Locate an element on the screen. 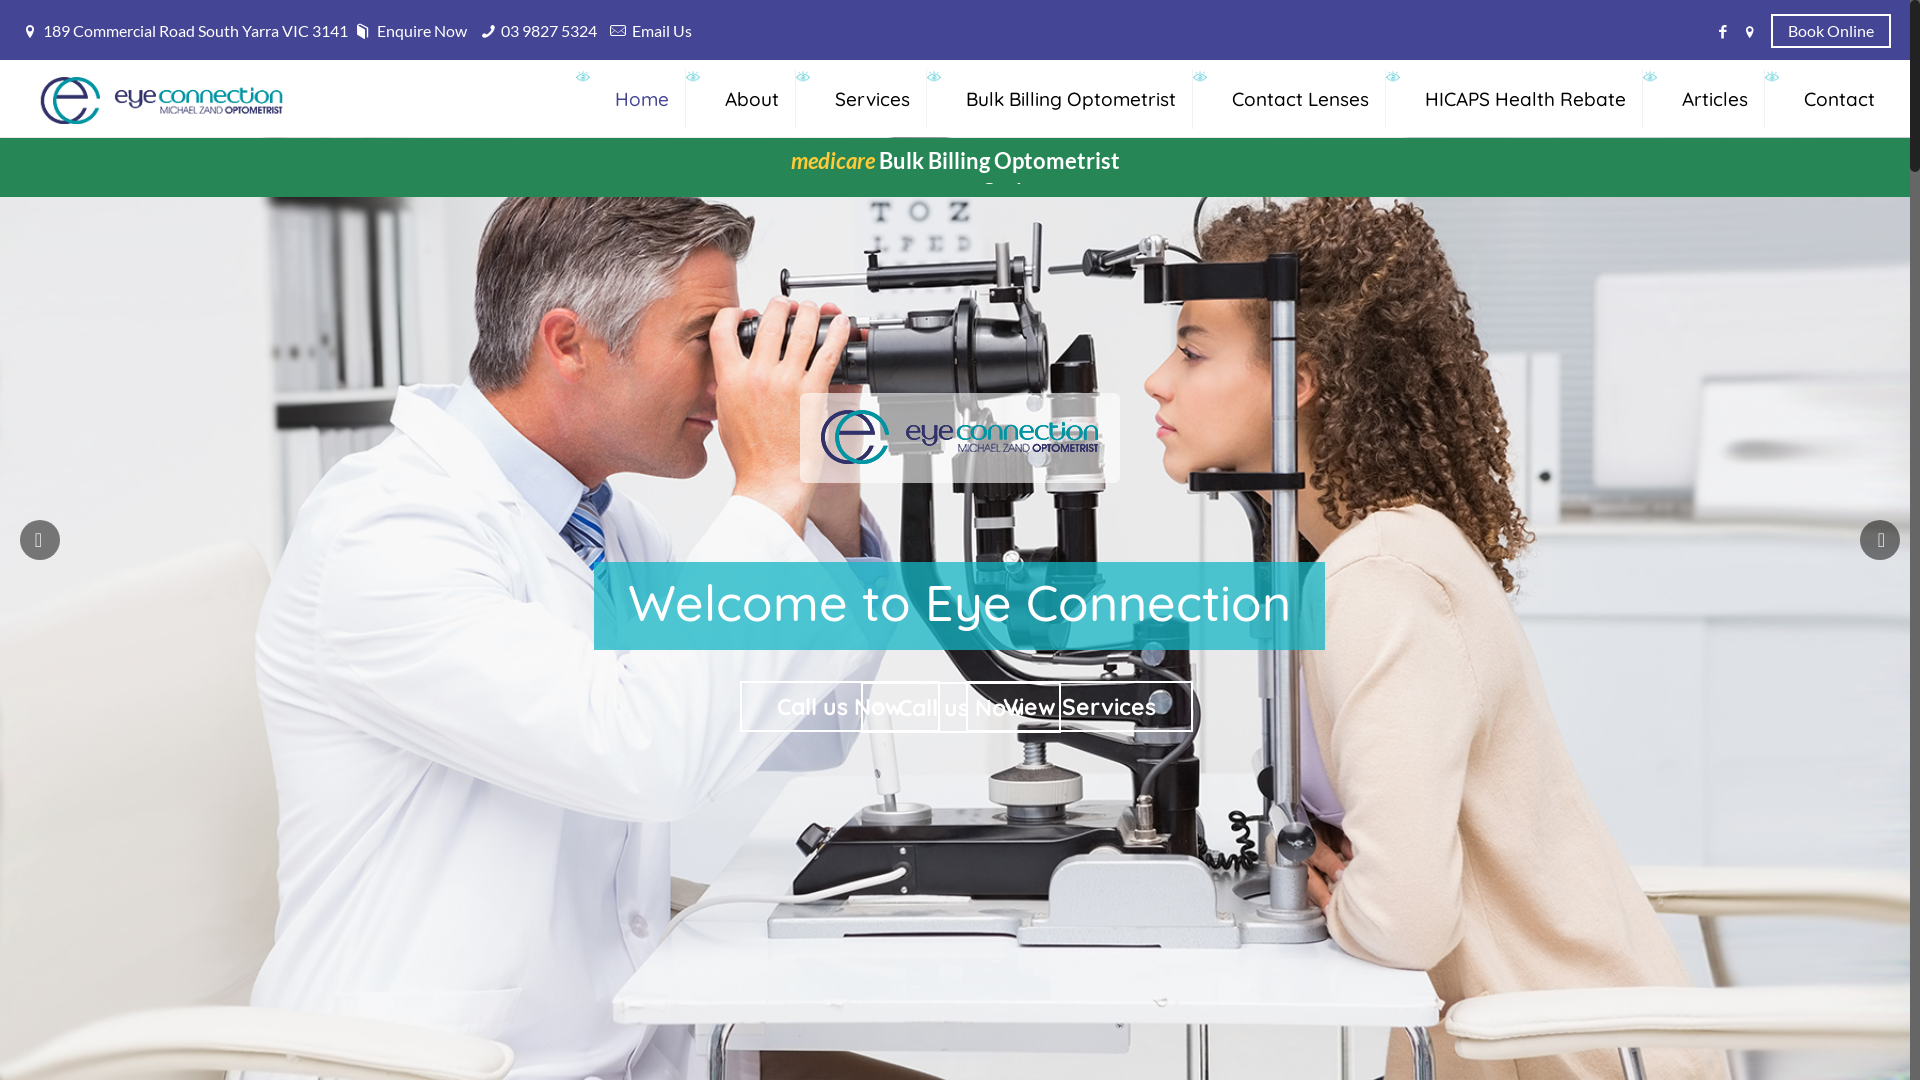  'About' is located at coordinates (751, 98).